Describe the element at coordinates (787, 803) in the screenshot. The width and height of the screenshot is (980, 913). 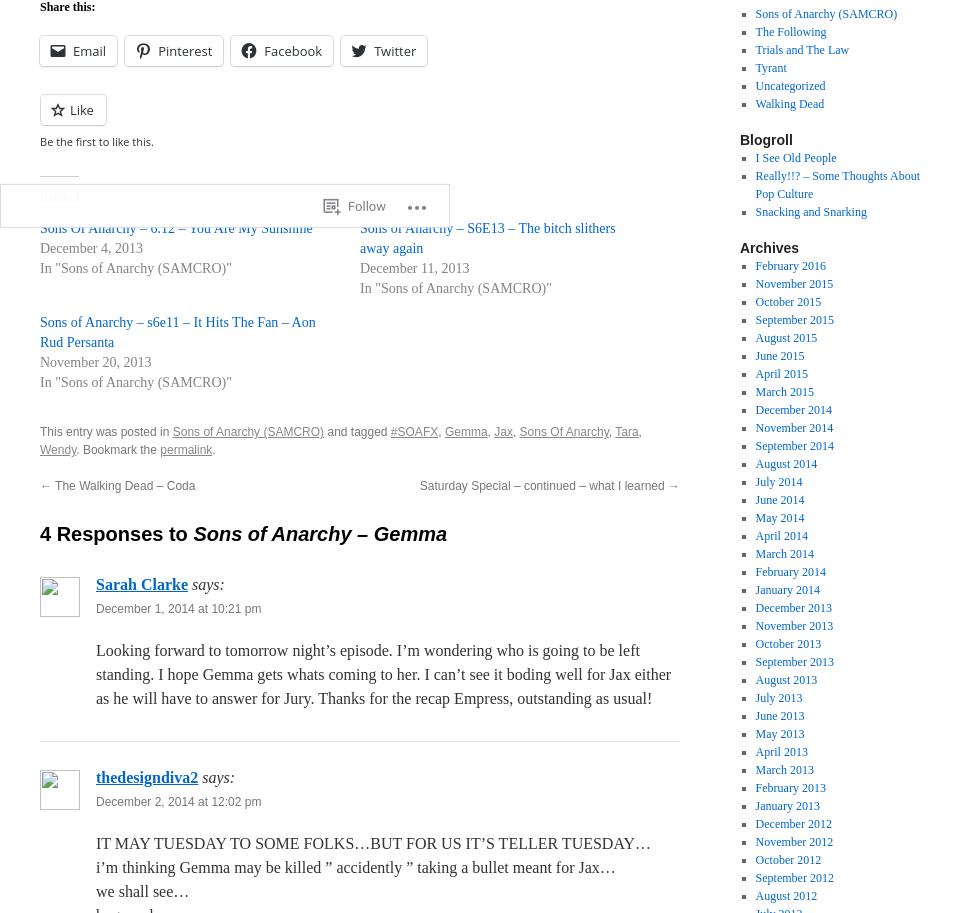
I see `'January 2013'` at that location.